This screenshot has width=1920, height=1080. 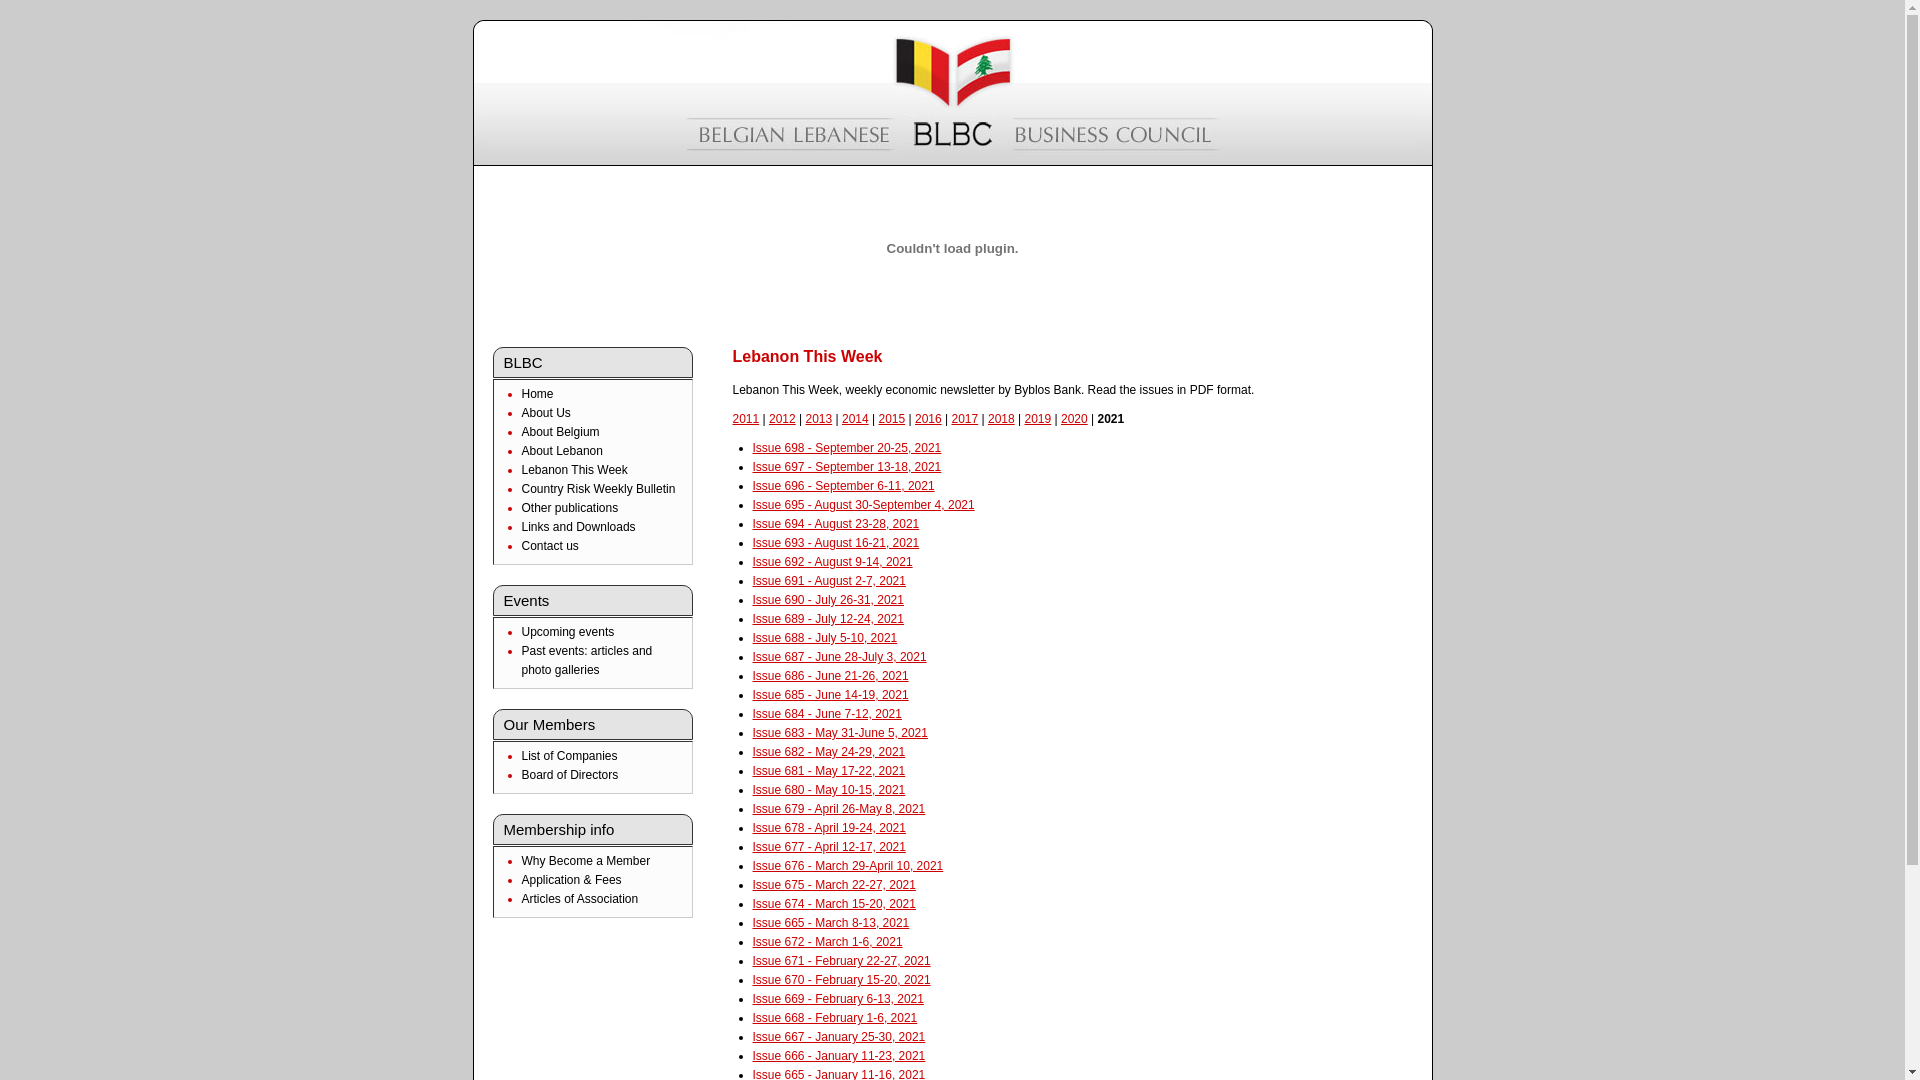 What do you see at coordinates (598, 489) in the screenshot?
I see `'Country Risk Weekly Bulletin'` at bounding box center [598, 489].